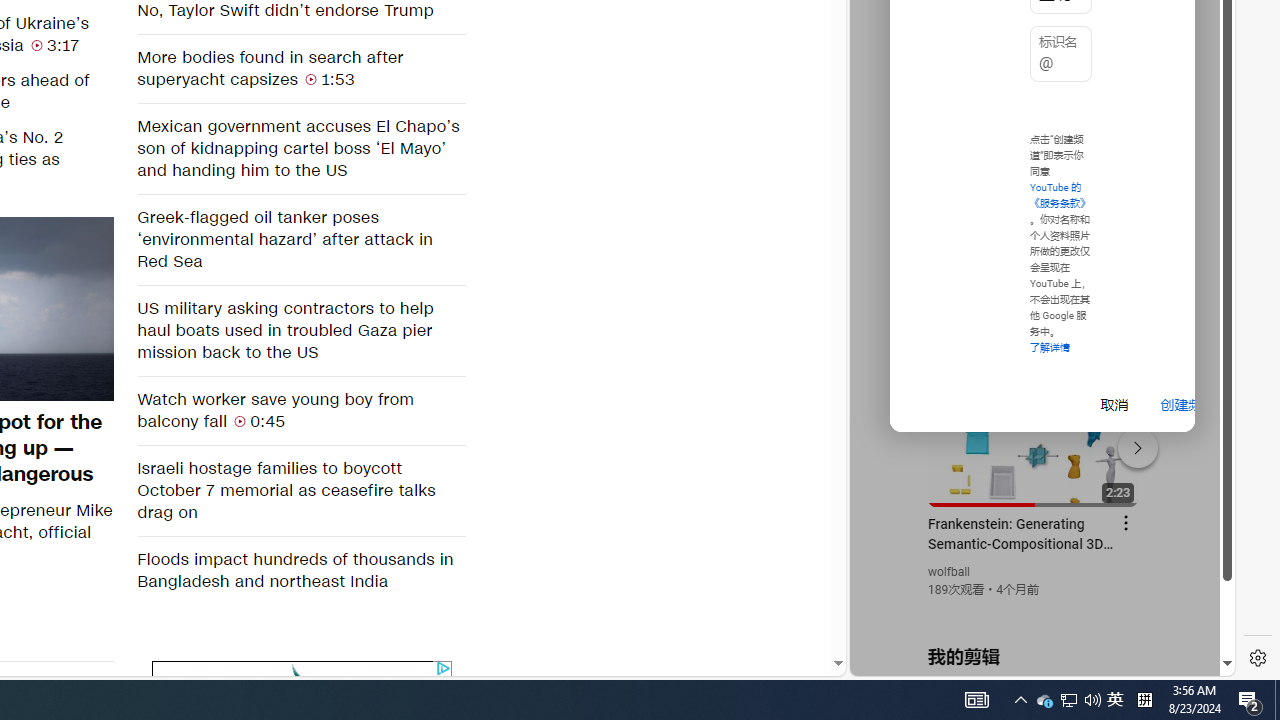 This screenshot has height=720, width=1280. What do you see at coordinates (1092, 698) in the screenshot?
I see `'Q2790: 100%'` at bounding box center [1092, 698].